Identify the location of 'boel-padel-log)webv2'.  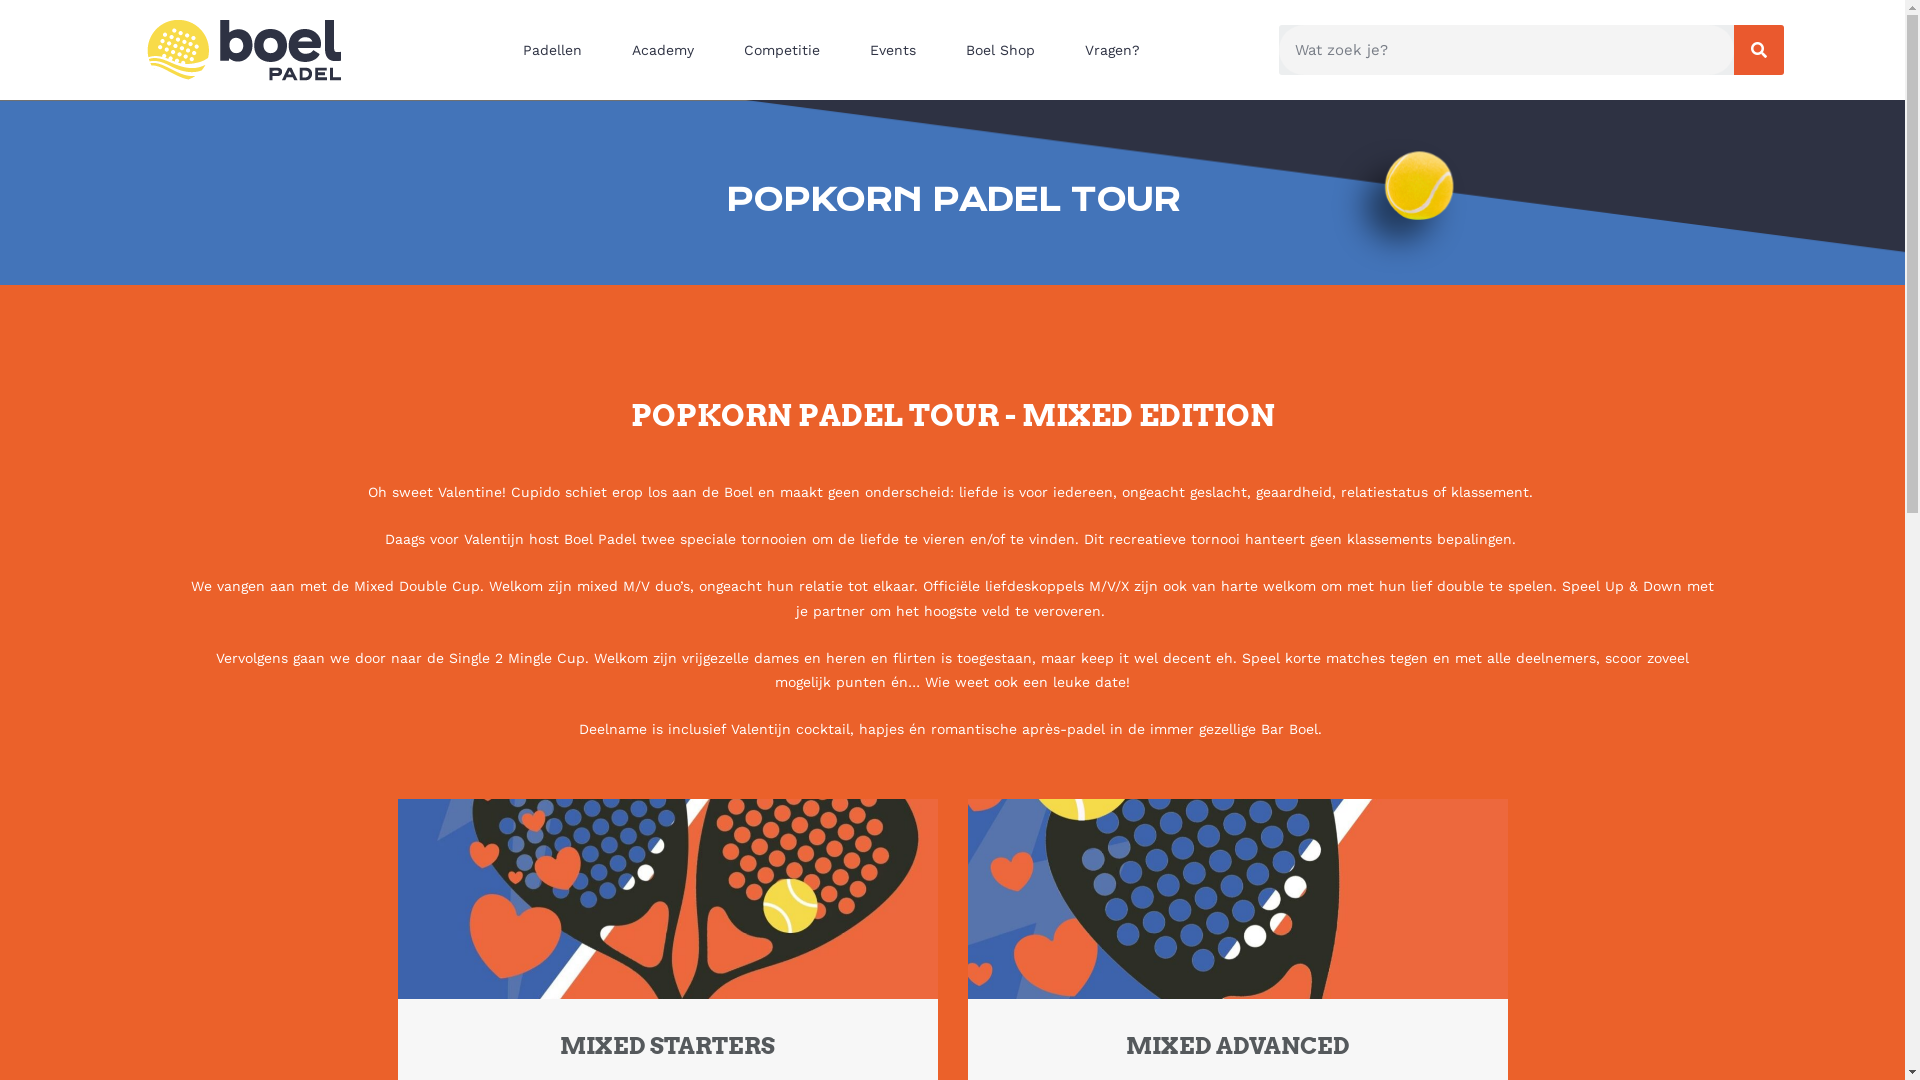
(243, 49).